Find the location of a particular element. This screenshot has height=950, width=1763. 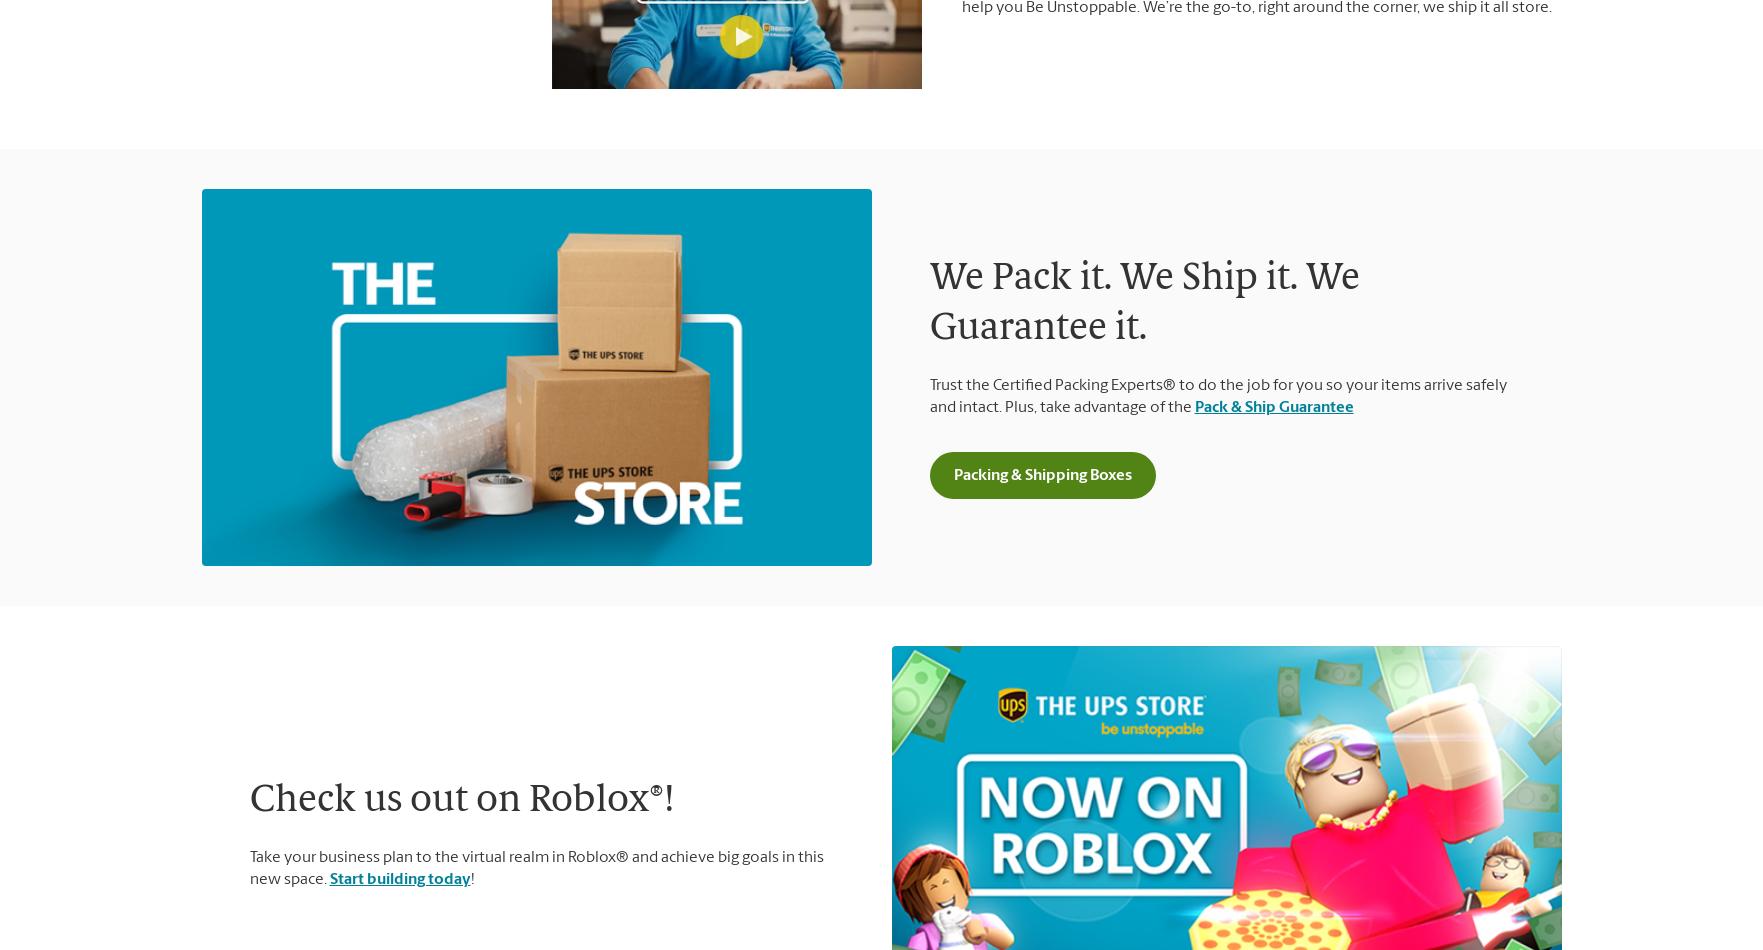

'Nearby The UPS Store Locations' is located at coordinates (881, 347).